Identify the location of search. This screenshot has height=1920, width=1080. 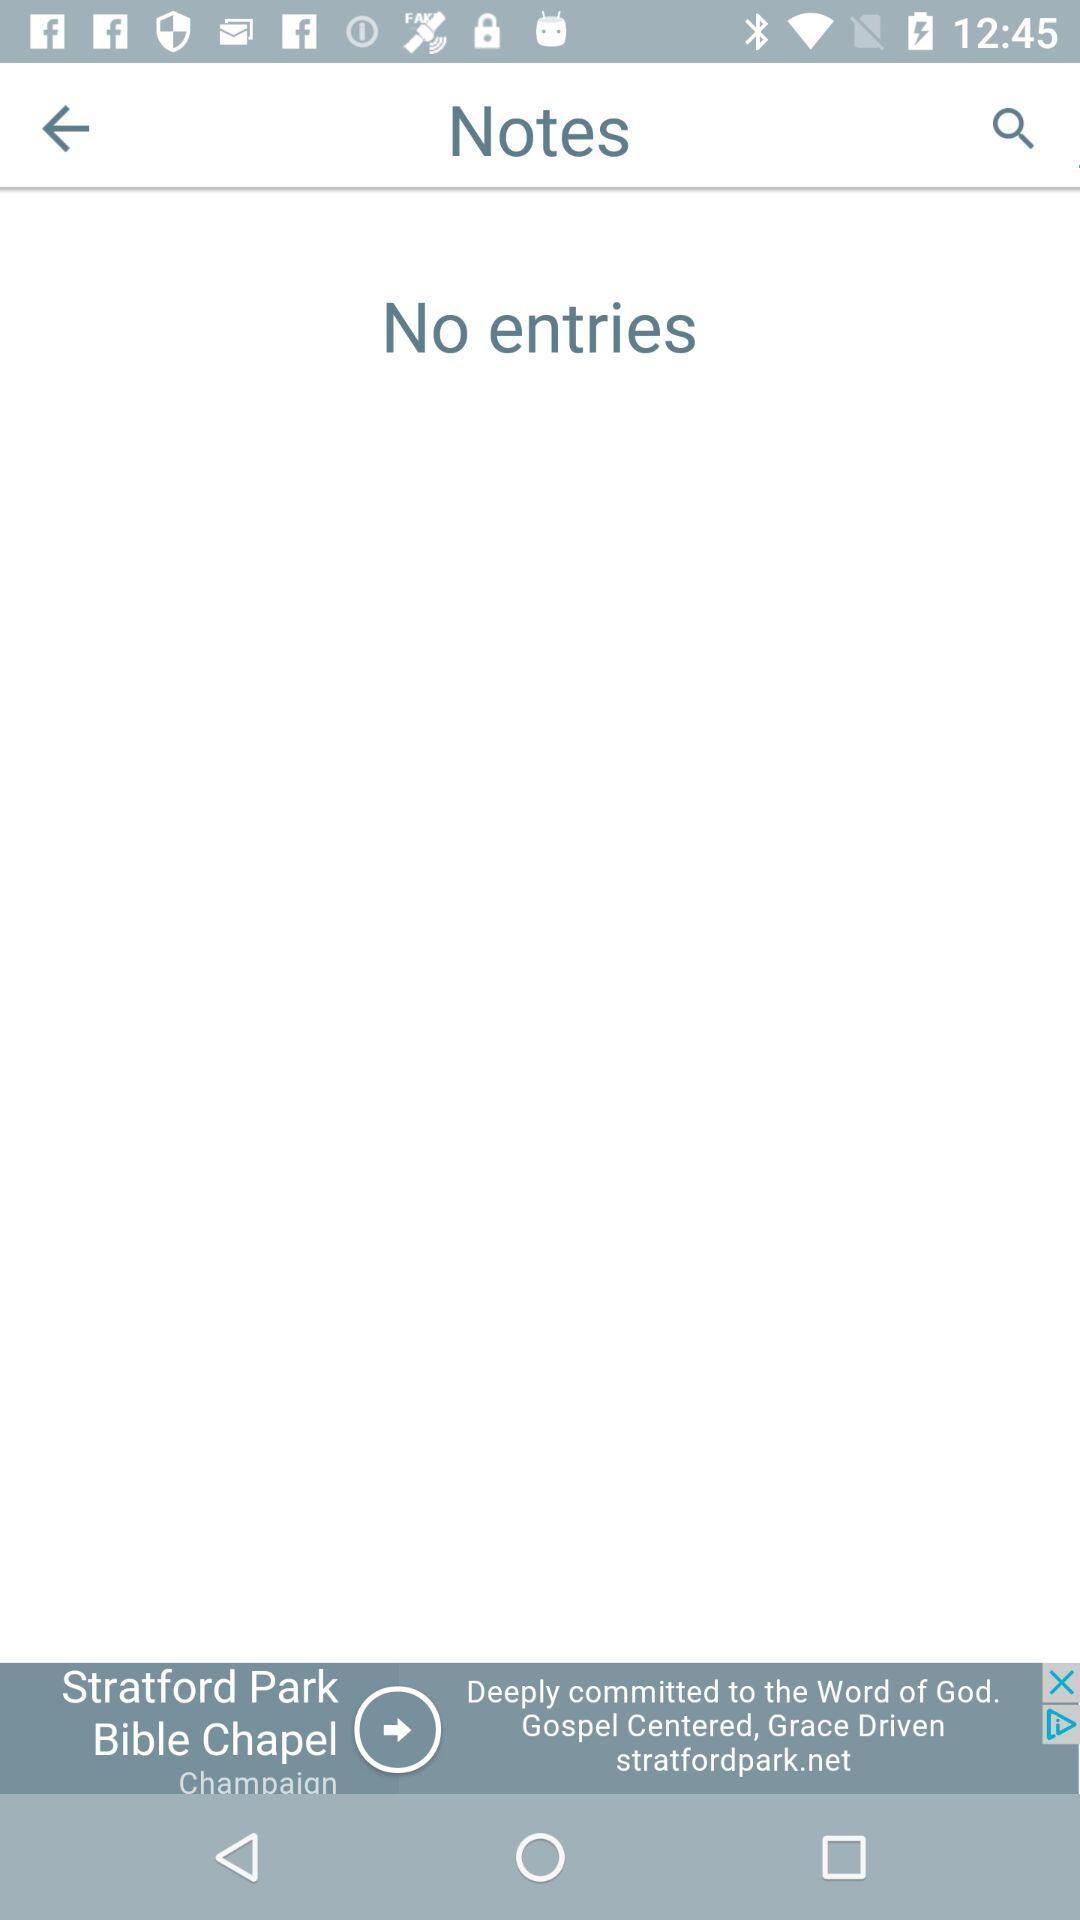
(1013, 127).